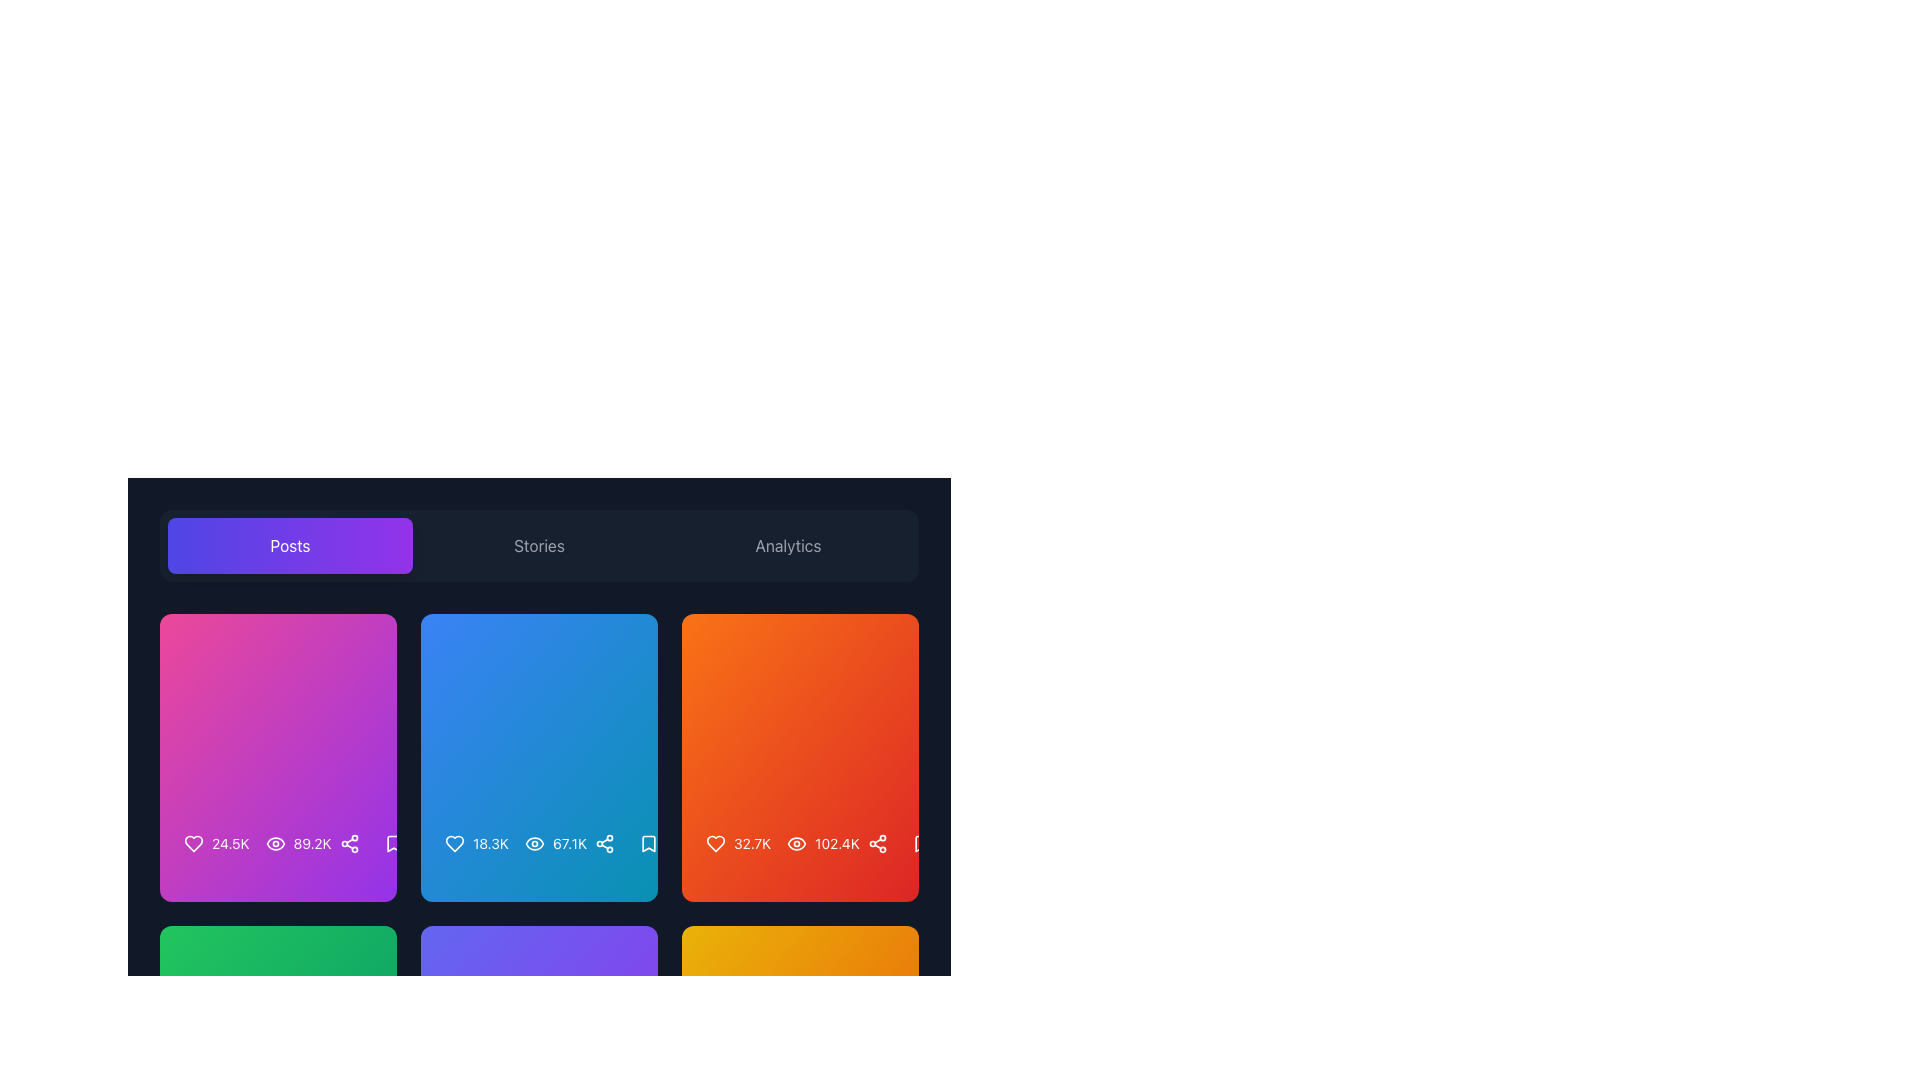 The height and width of the screenshot is (1080, 1920). Describe the element at coordinates (800, 844) in the screenshot. I see `the Labels with descriptive icons located in the footer-like bar at the bottom of the orange card, which contains the data components '32.7K' and '102.4K'` at that location.